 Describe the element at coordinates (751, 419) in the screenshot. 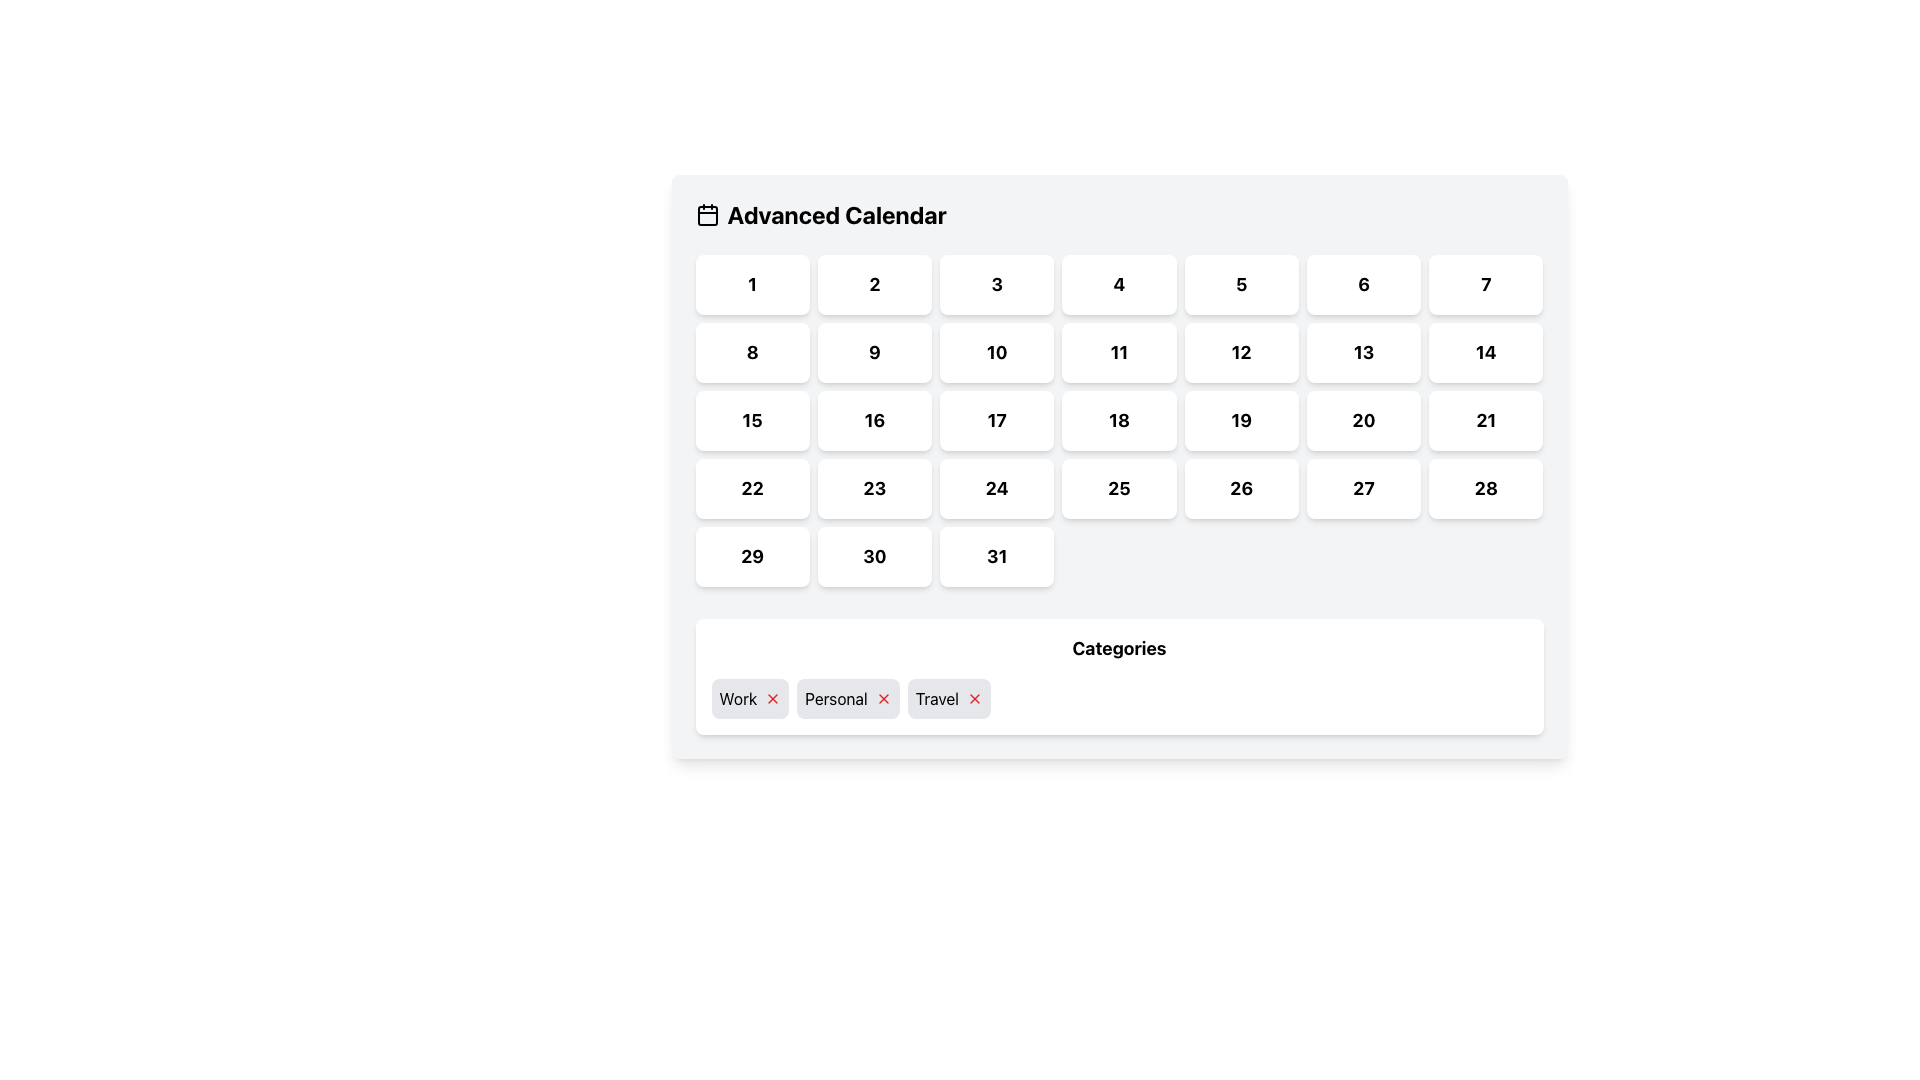

I see `the date selection button labeled '15' in the Advanced Calendar section to trigger its highlighted state` at that location.